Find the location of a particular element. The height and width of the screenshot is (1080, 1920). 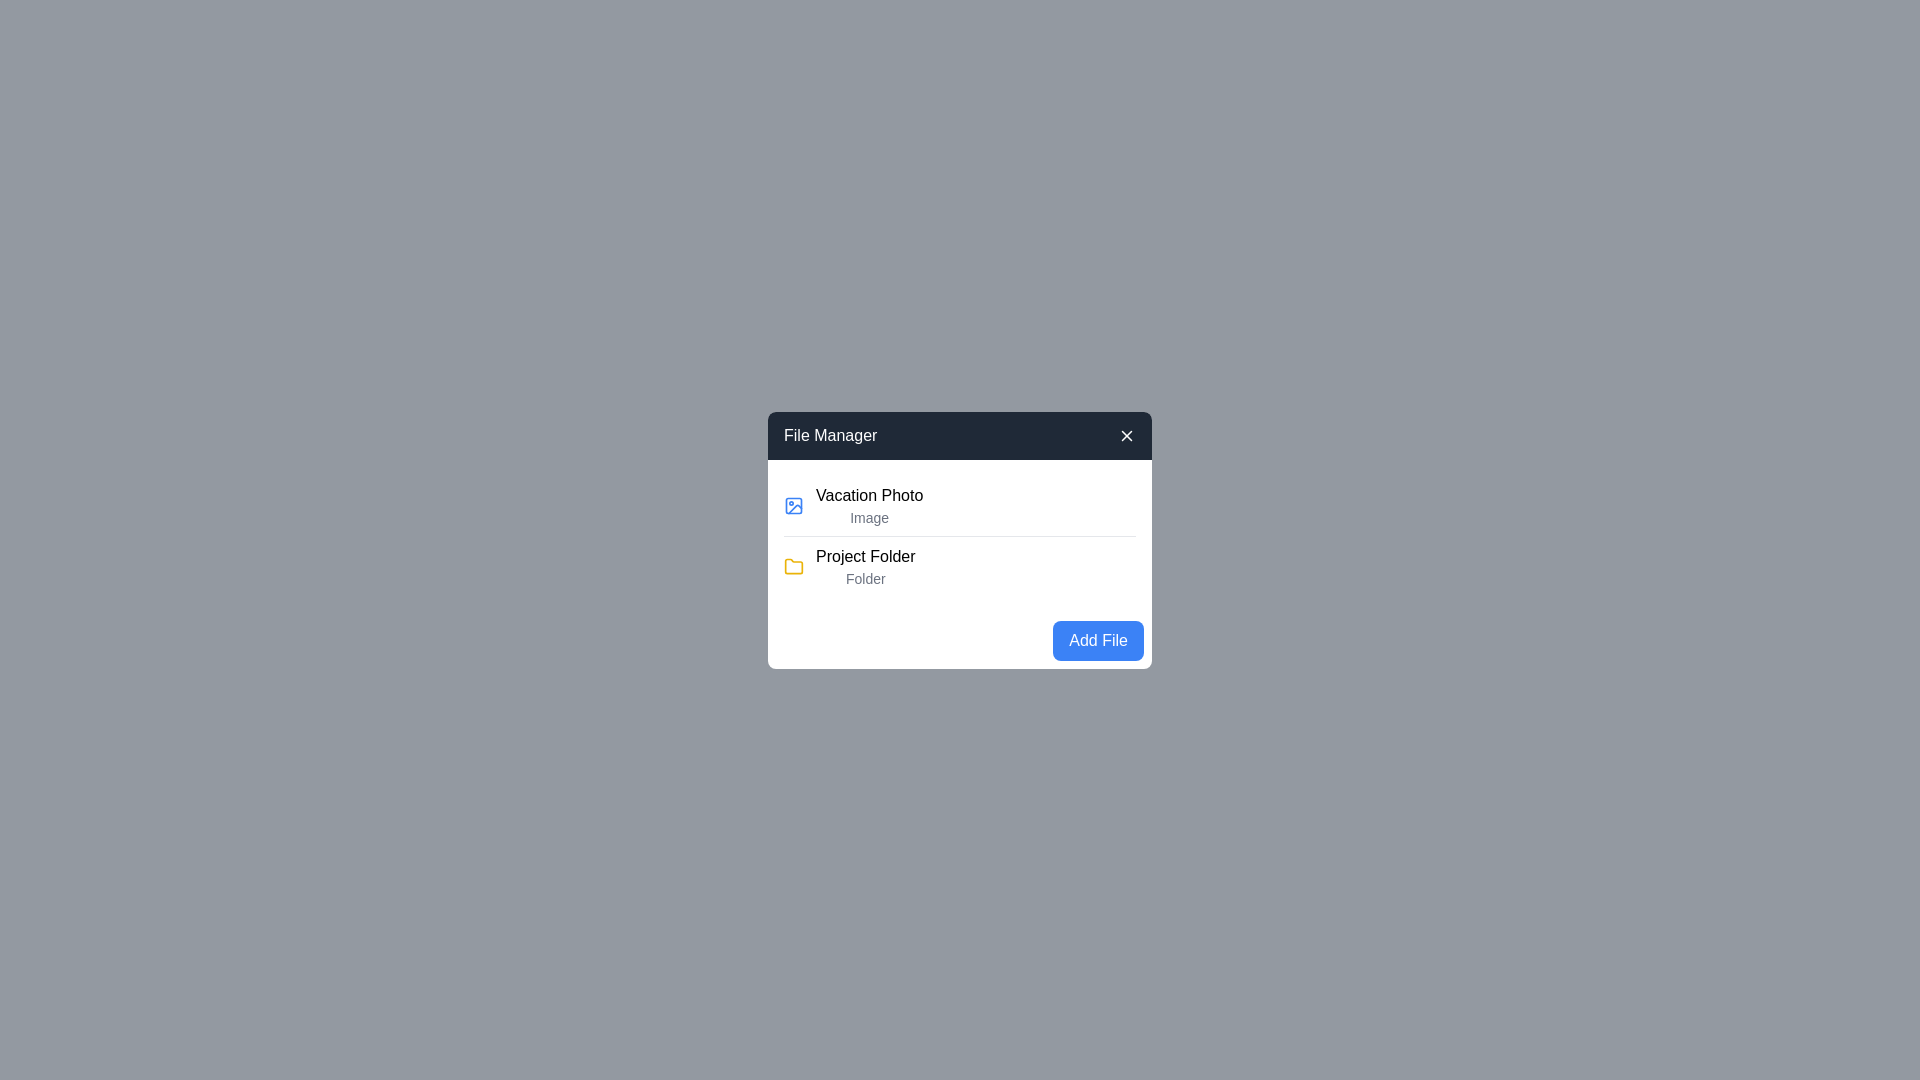

the item Vacation Photo from the file list is located at coordinates (960, 504).